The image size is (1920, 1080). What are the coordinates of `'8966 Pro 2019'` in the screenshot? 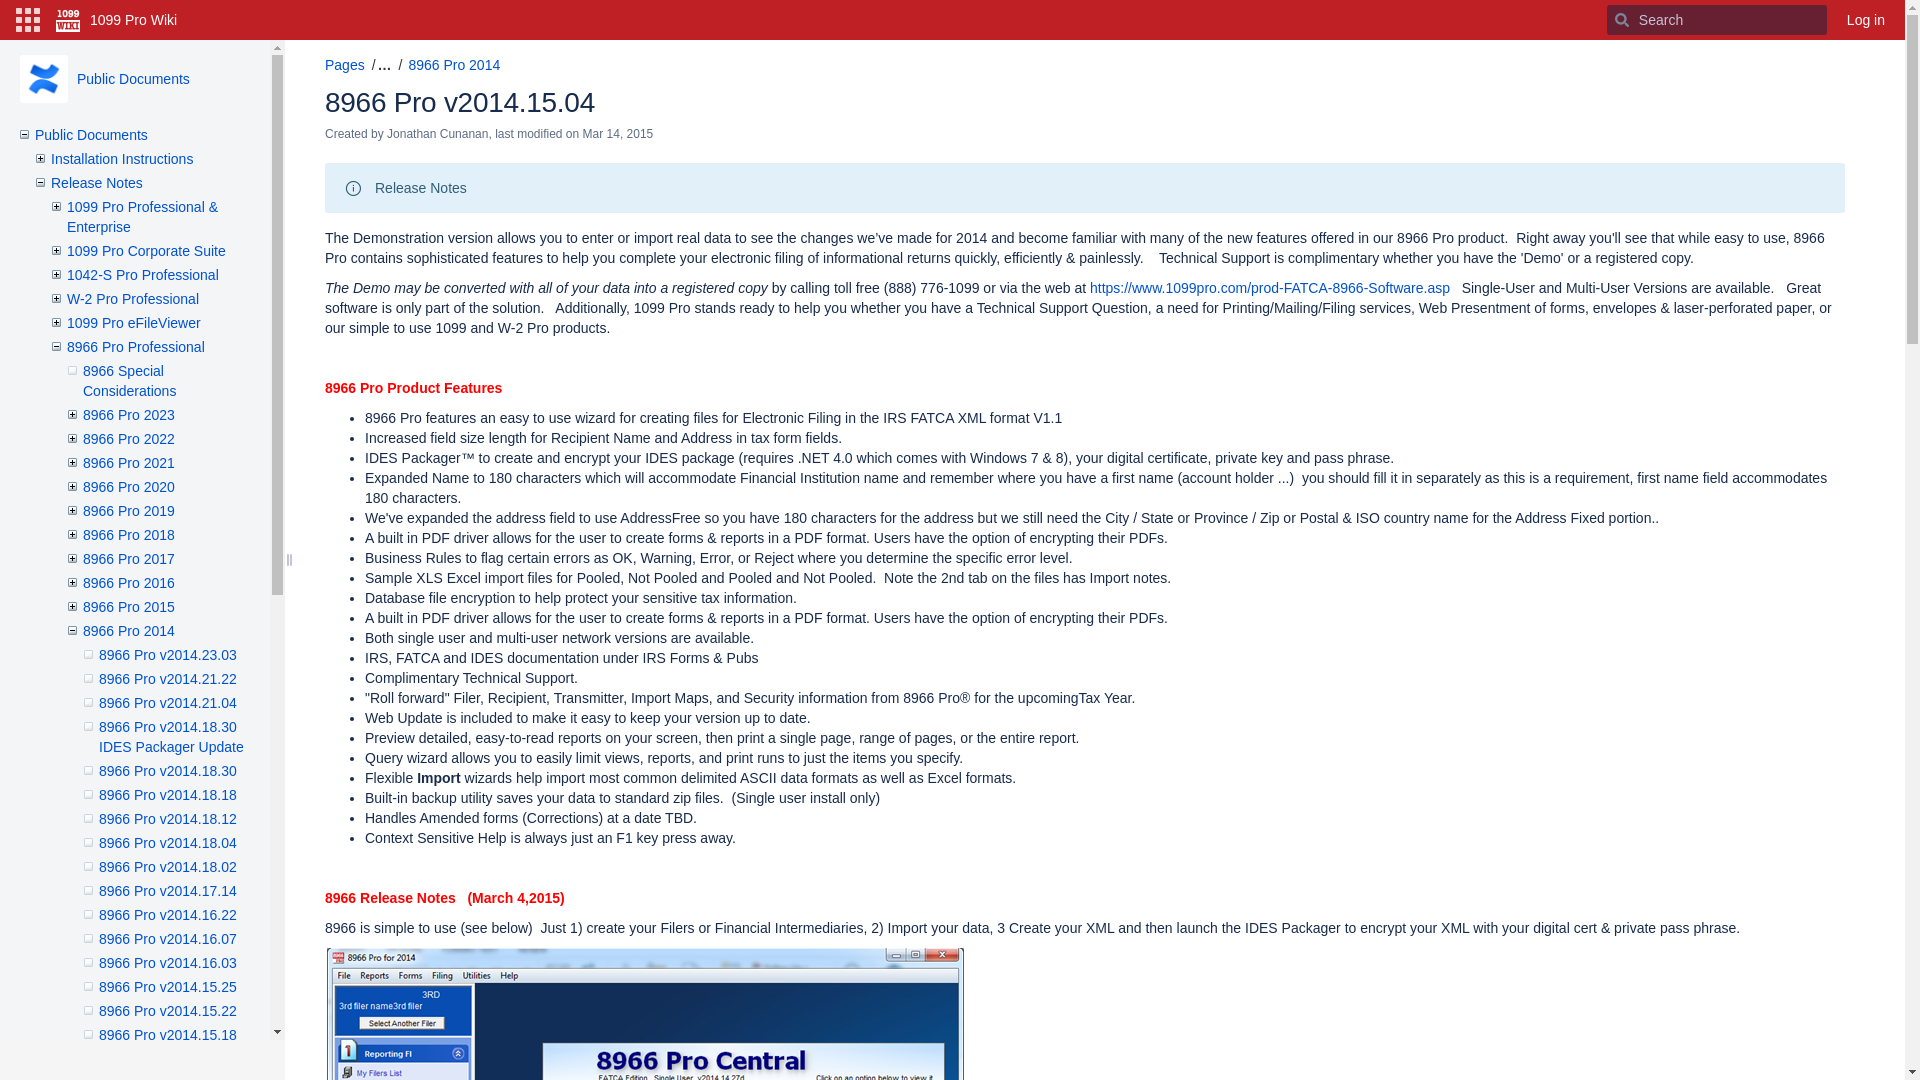 It's located at (128, 509).